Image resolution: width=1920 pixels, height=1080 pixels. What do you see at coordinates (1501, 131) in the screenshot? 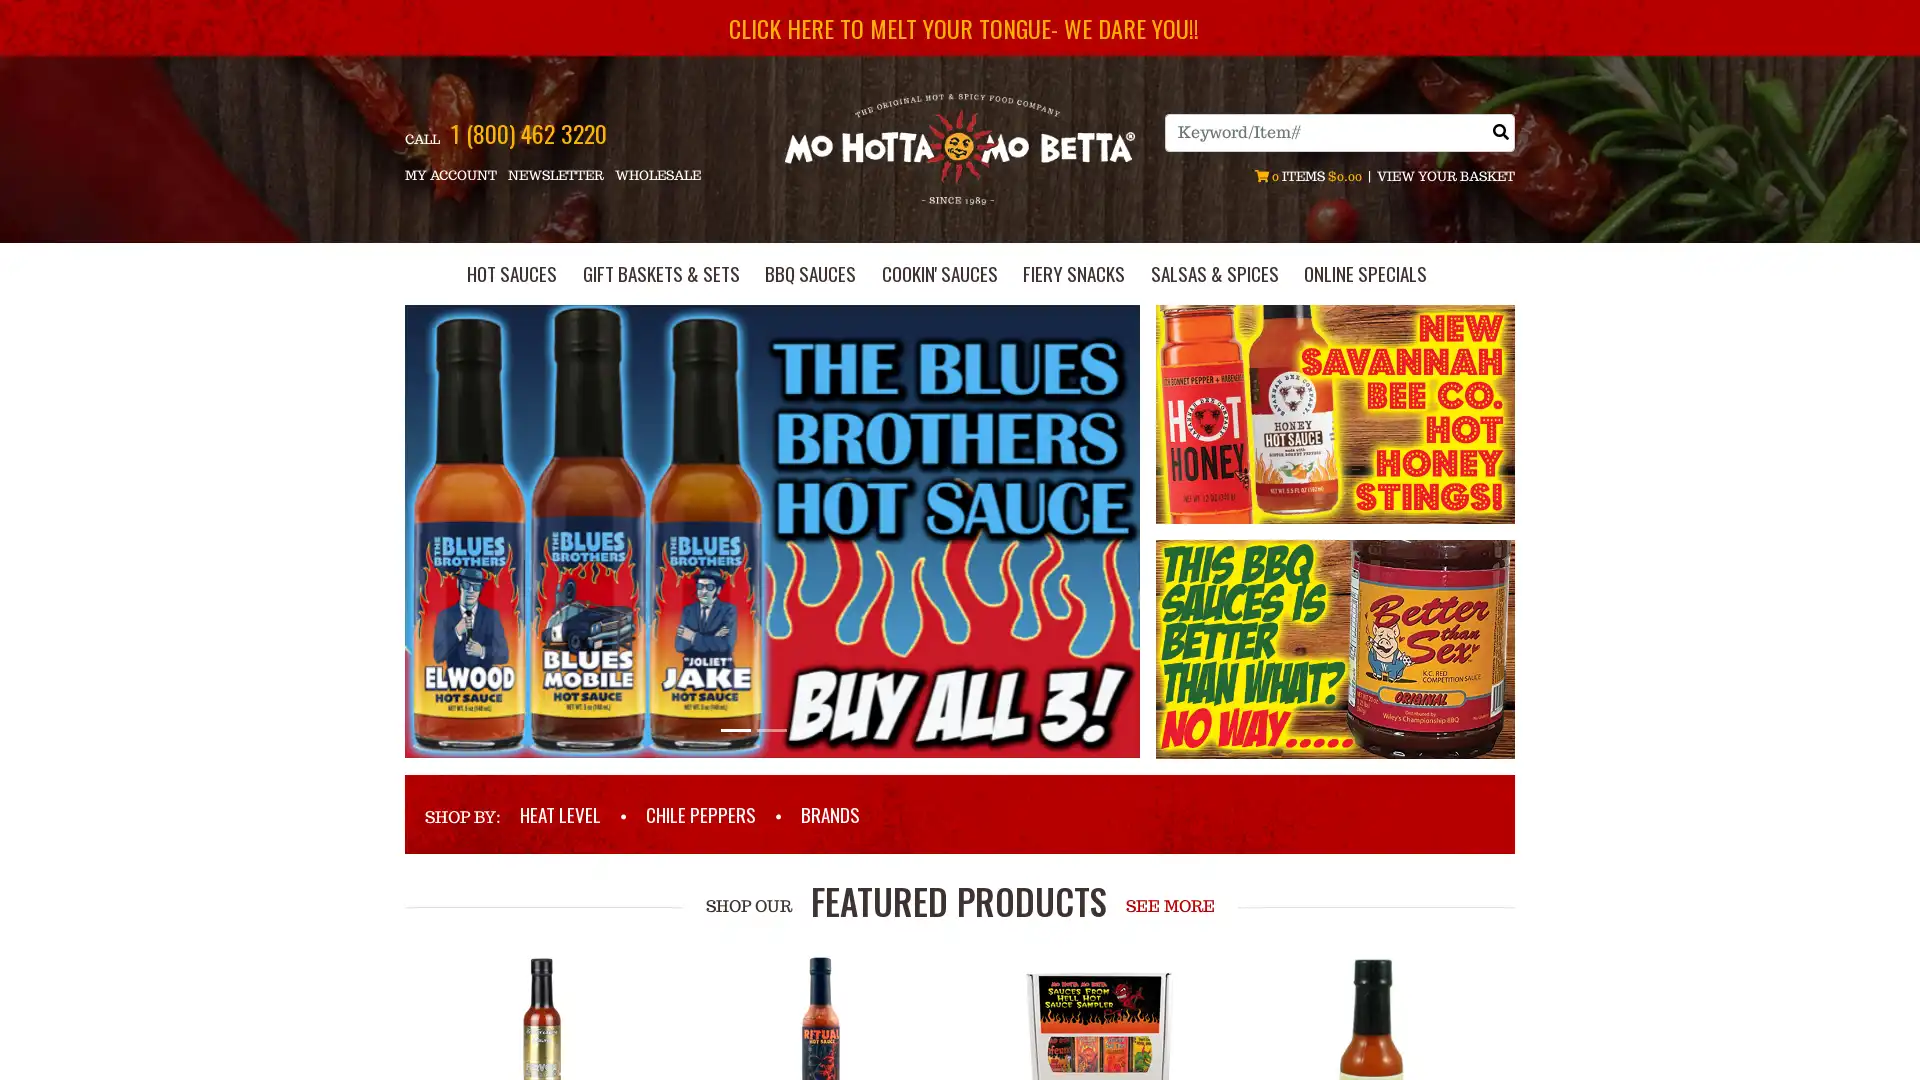
I see `Search` at bounding box center [1501, 131].